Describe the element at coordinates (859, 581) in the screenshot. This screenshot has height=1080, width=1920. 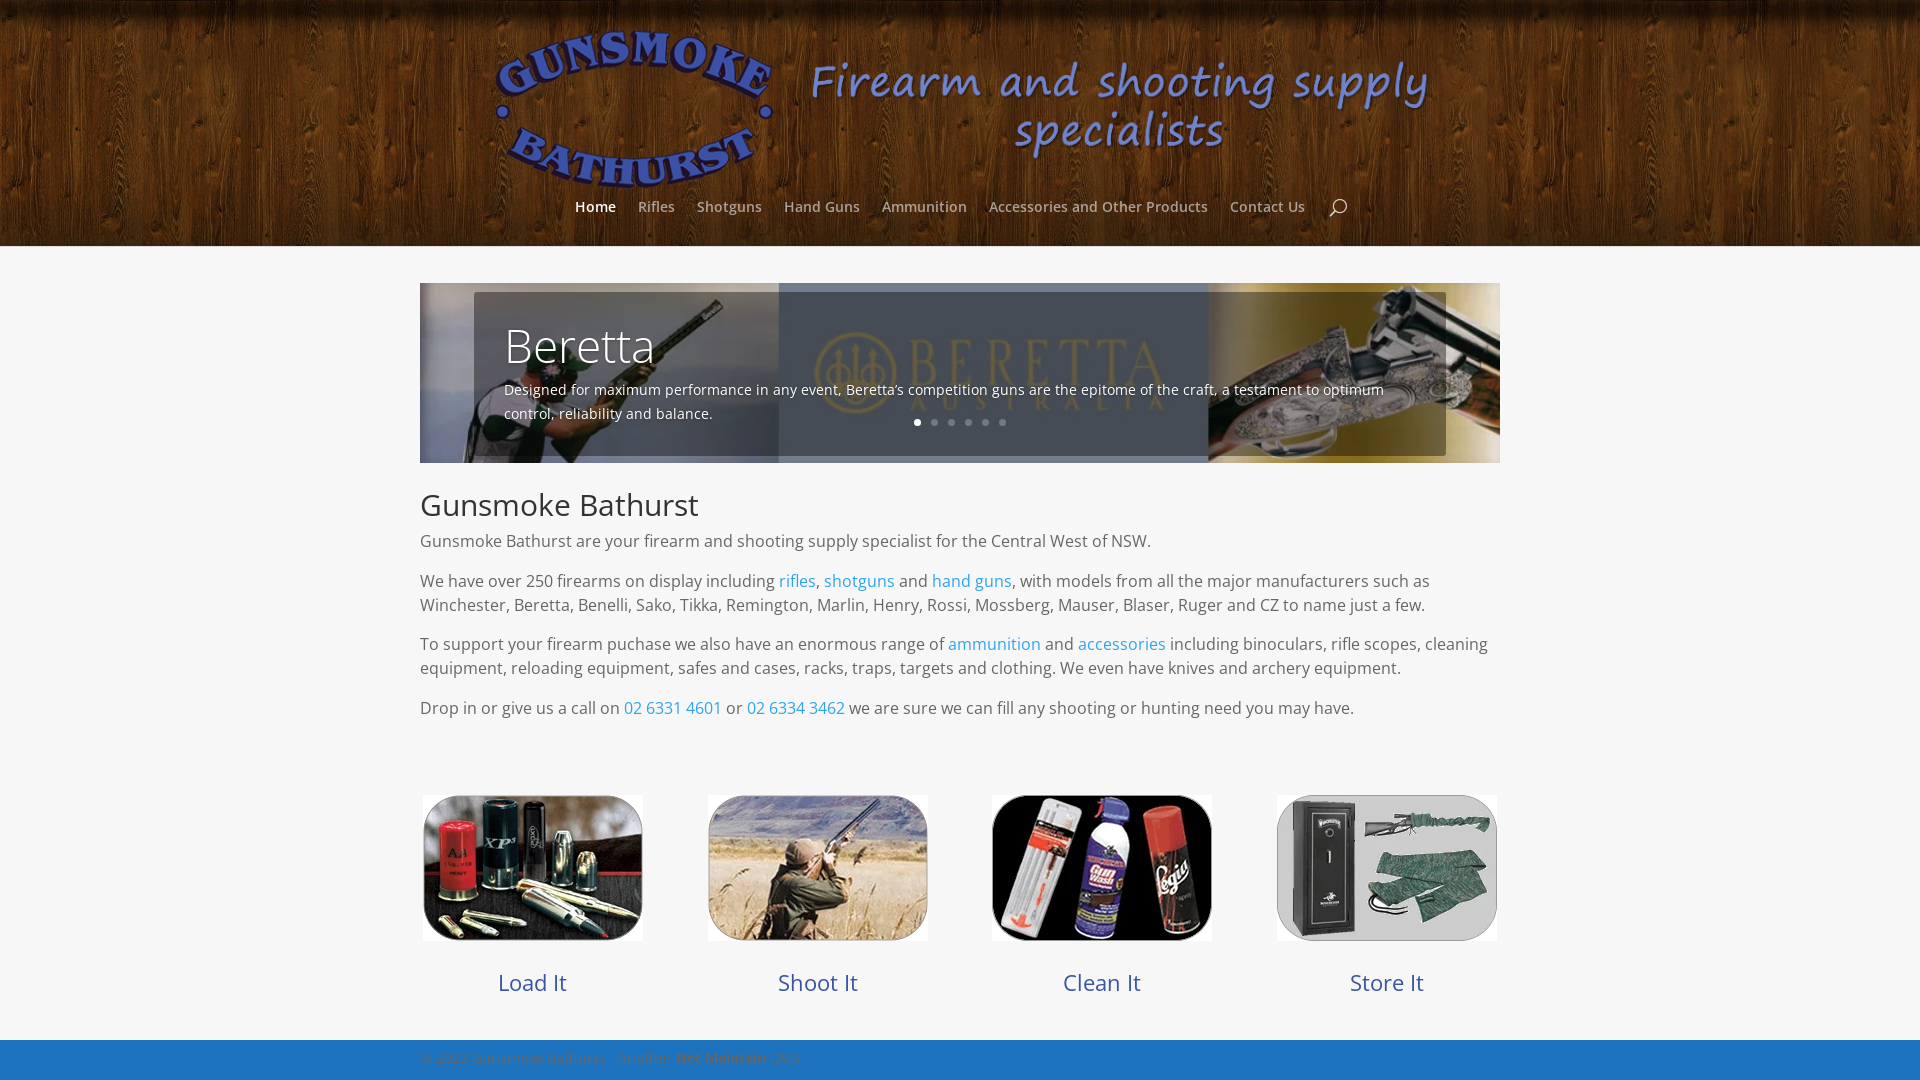
I see `'shotguns'` at that location.